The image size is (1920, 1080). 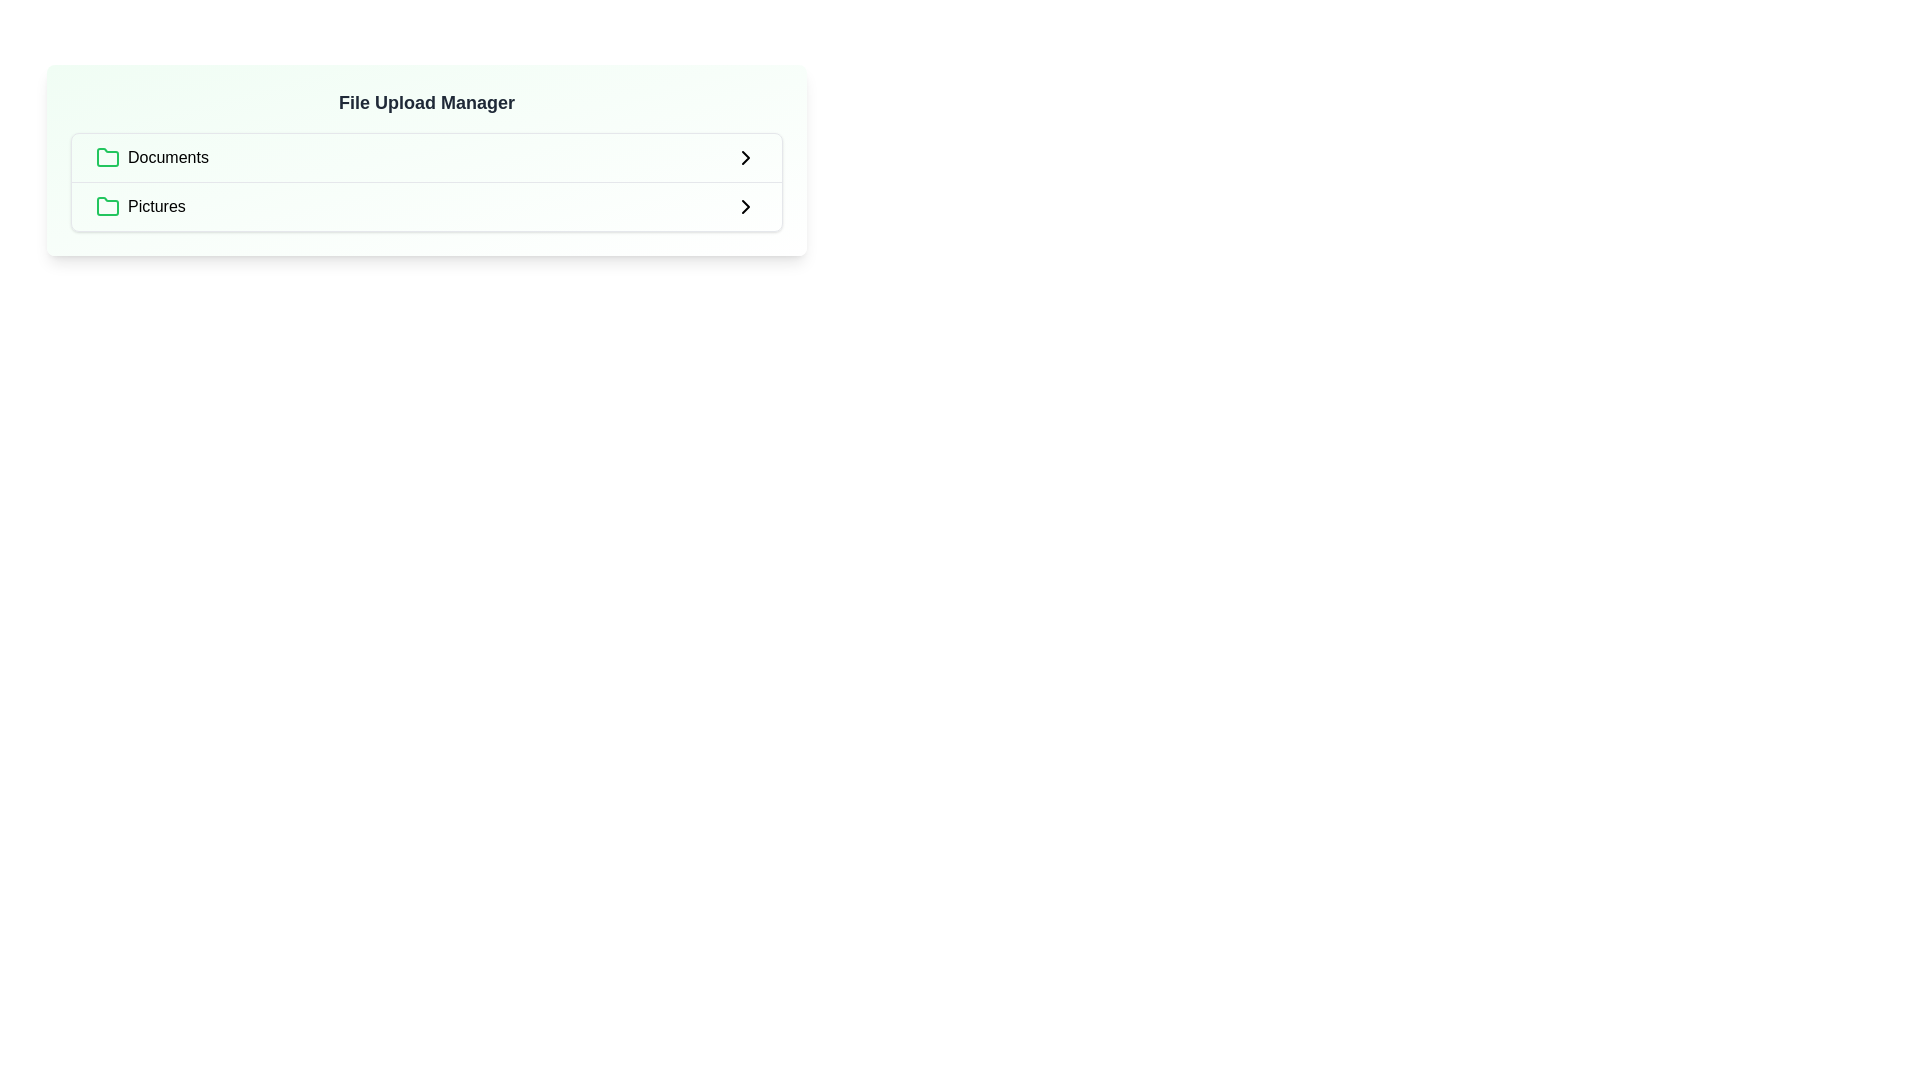 What do you see at coordinates (744, 157) in the screenshot?
I see `the rightward-facing chevron icon located at the far right of the 'Documents' list entry` at bounding box center [744, 157].